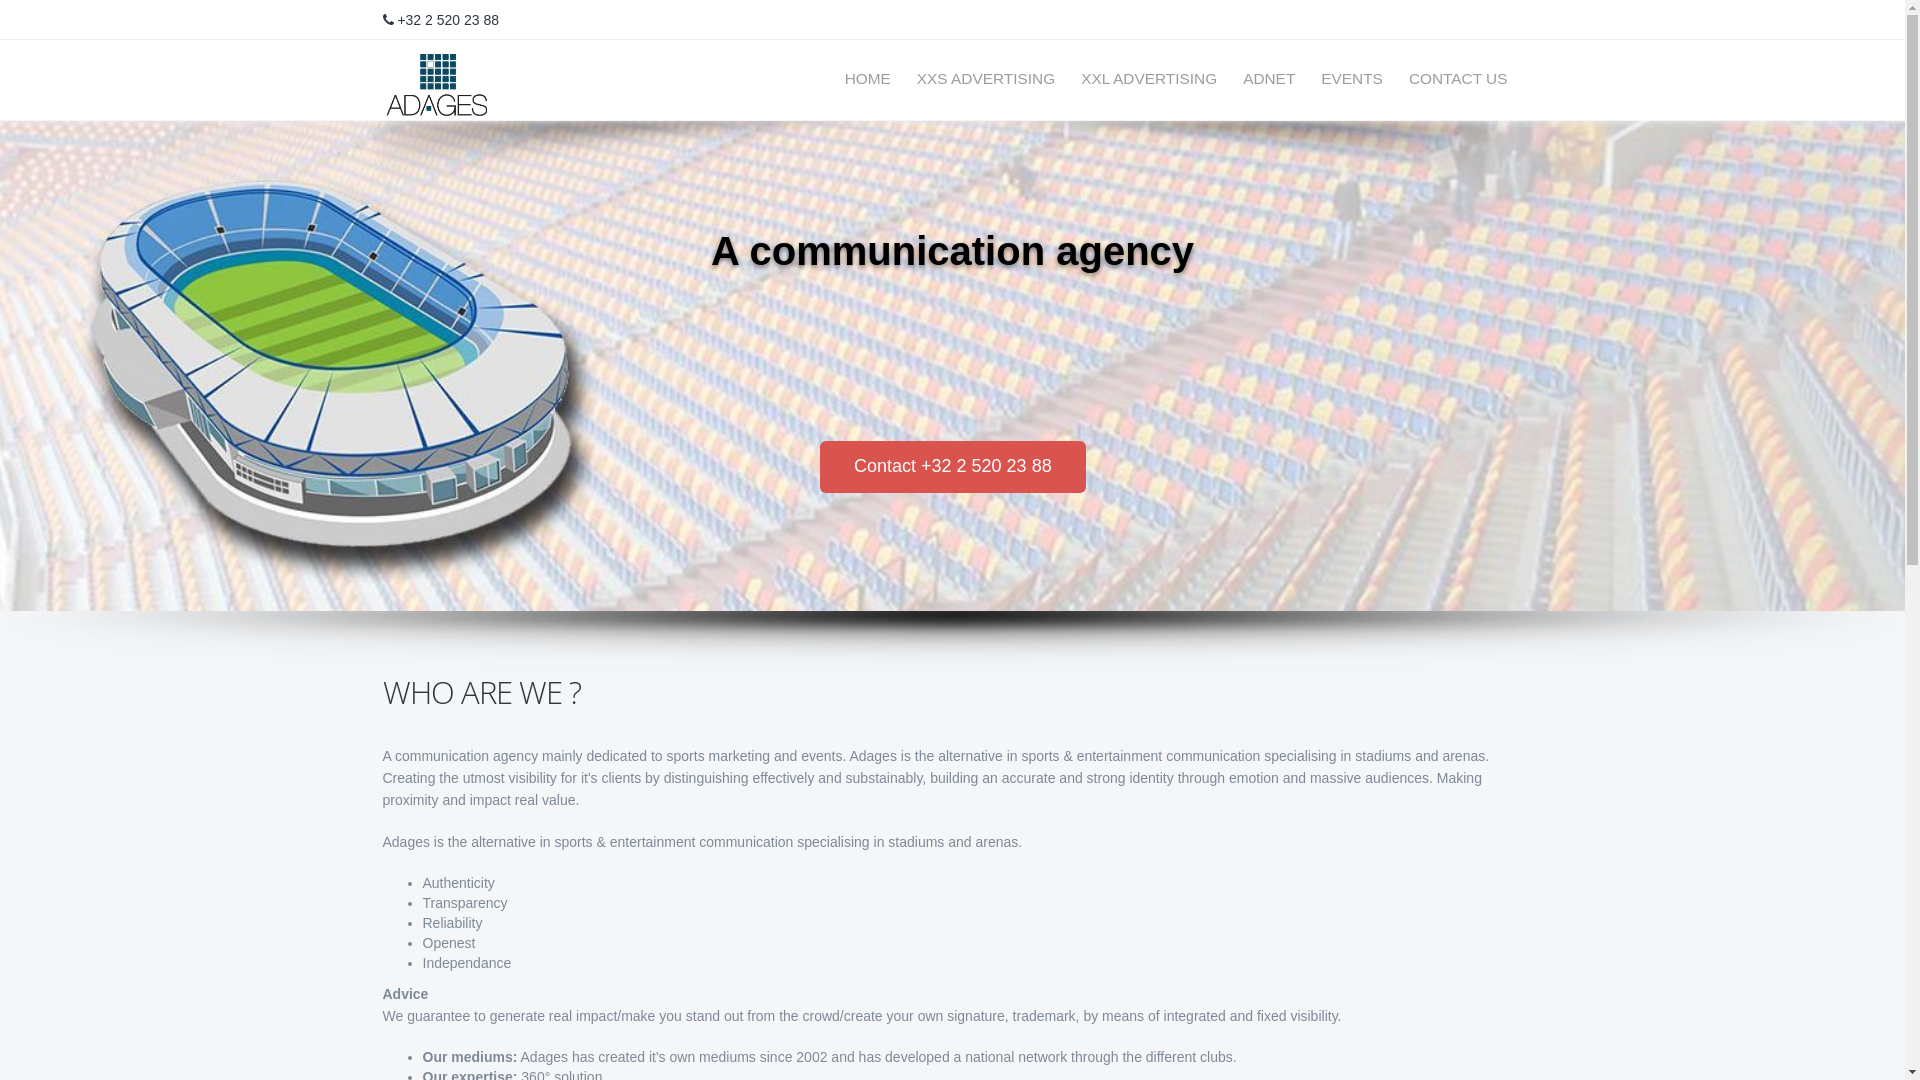 This screenshot has height=1080, width=1920. I want to click on 'EVENTS', so click(1305, 77).